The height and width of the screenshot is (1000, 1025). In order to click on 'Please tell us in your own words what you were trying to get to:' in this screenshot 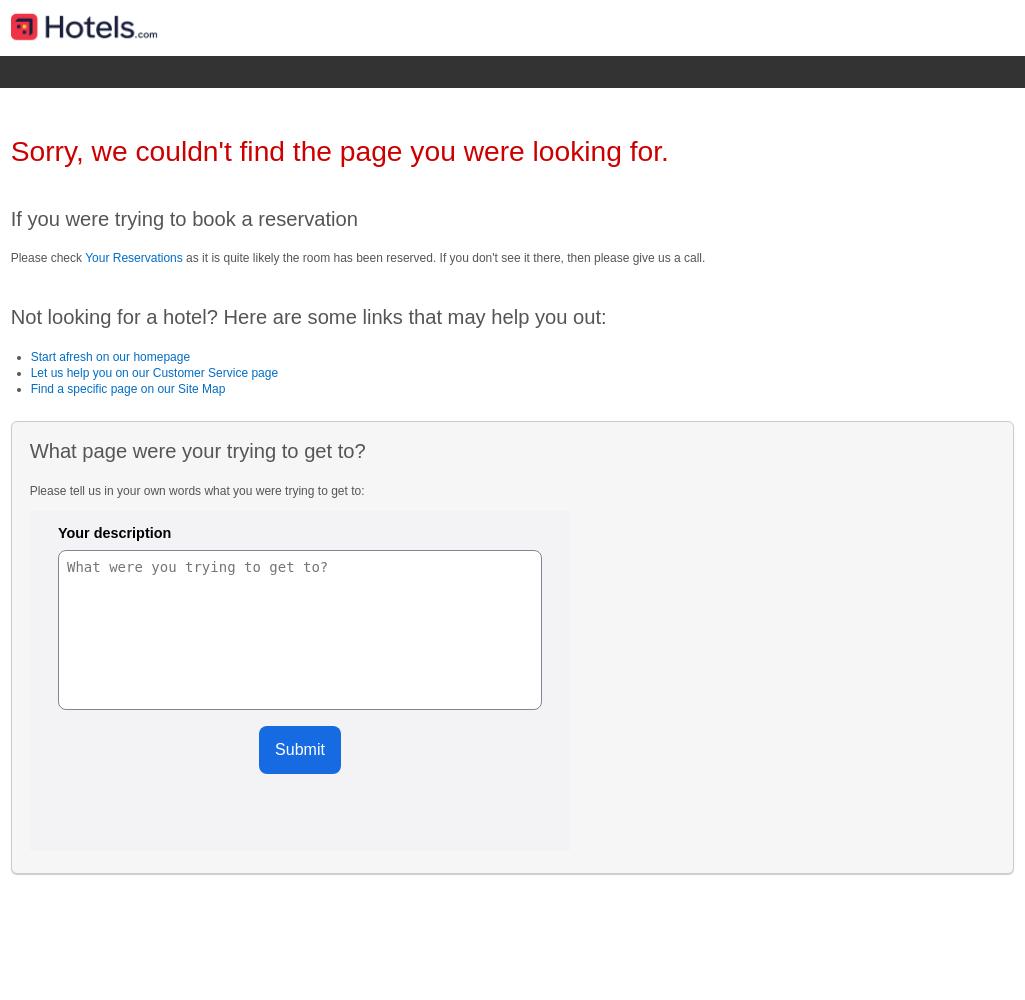, I will do `click(29, 489)`.